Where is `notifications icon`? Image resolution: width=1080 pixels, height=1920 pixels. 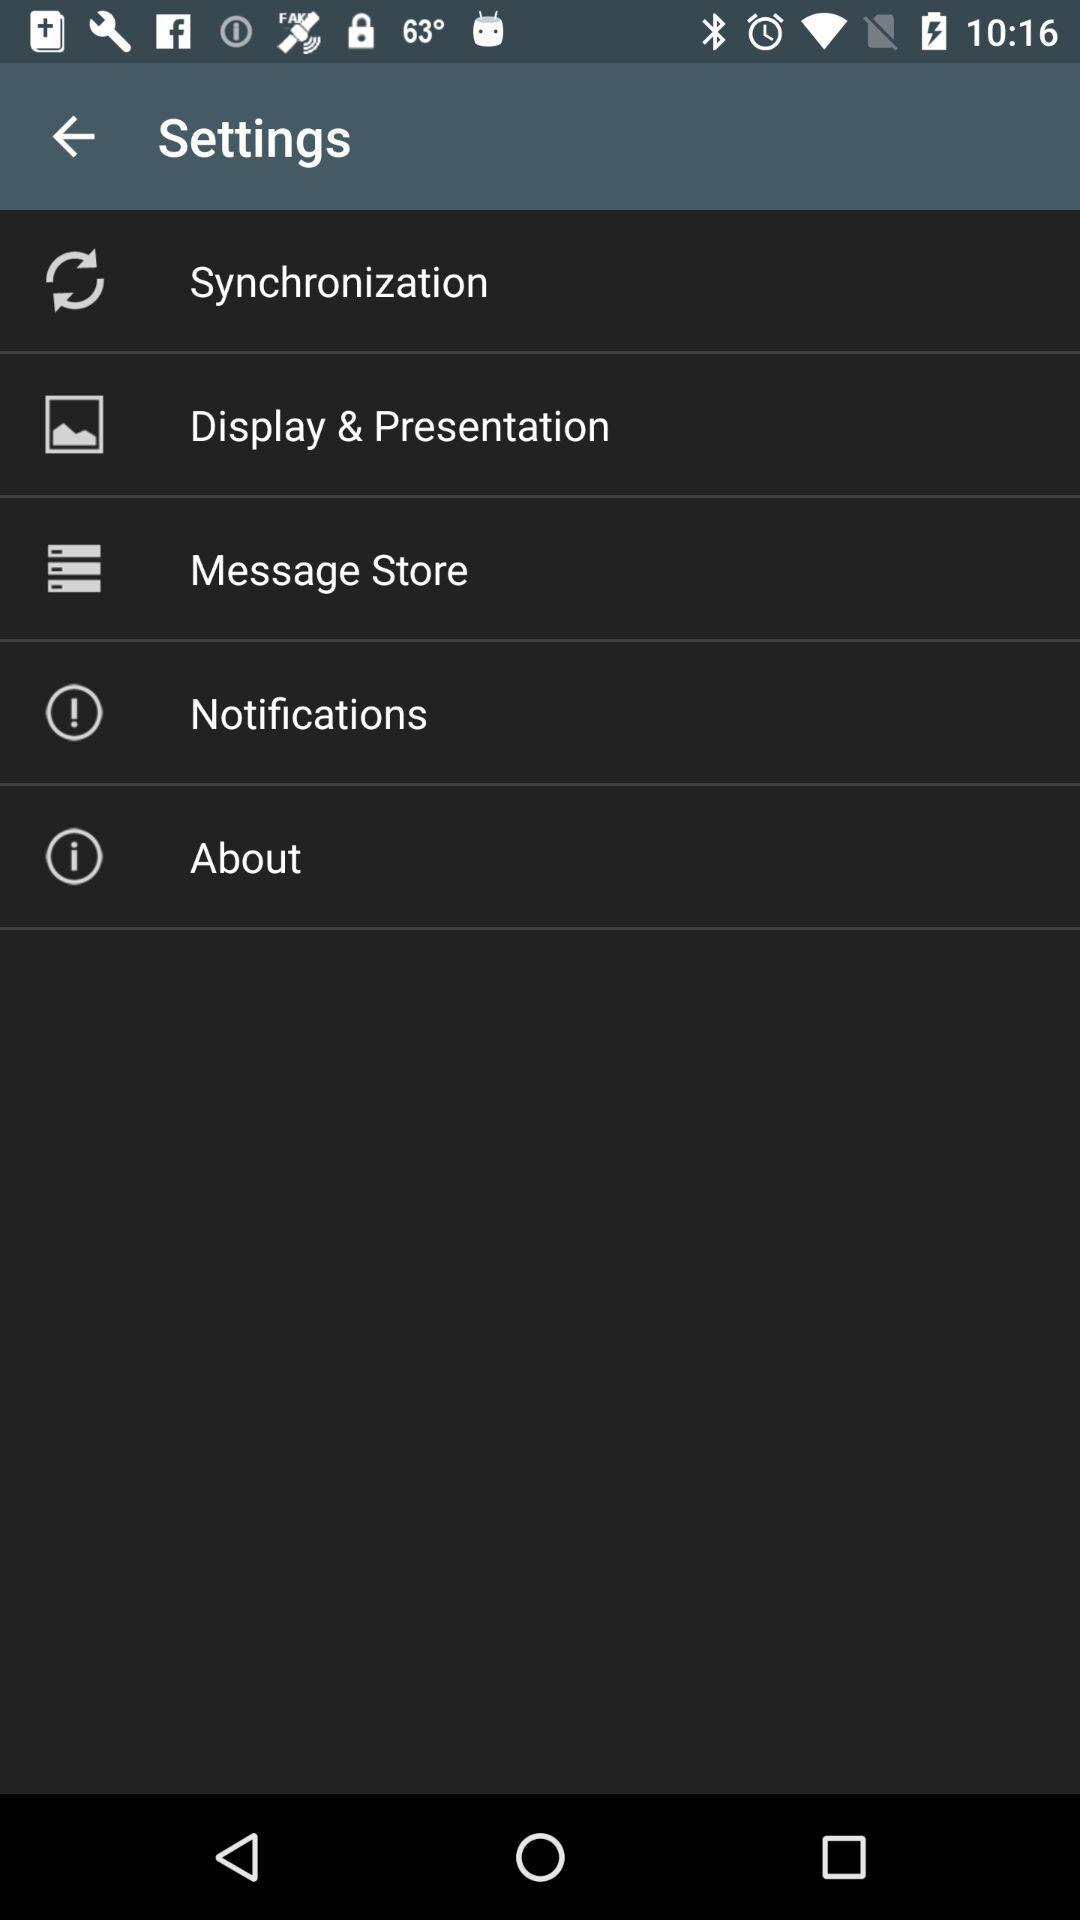 notifications icon is located at coordinates (308, 712).